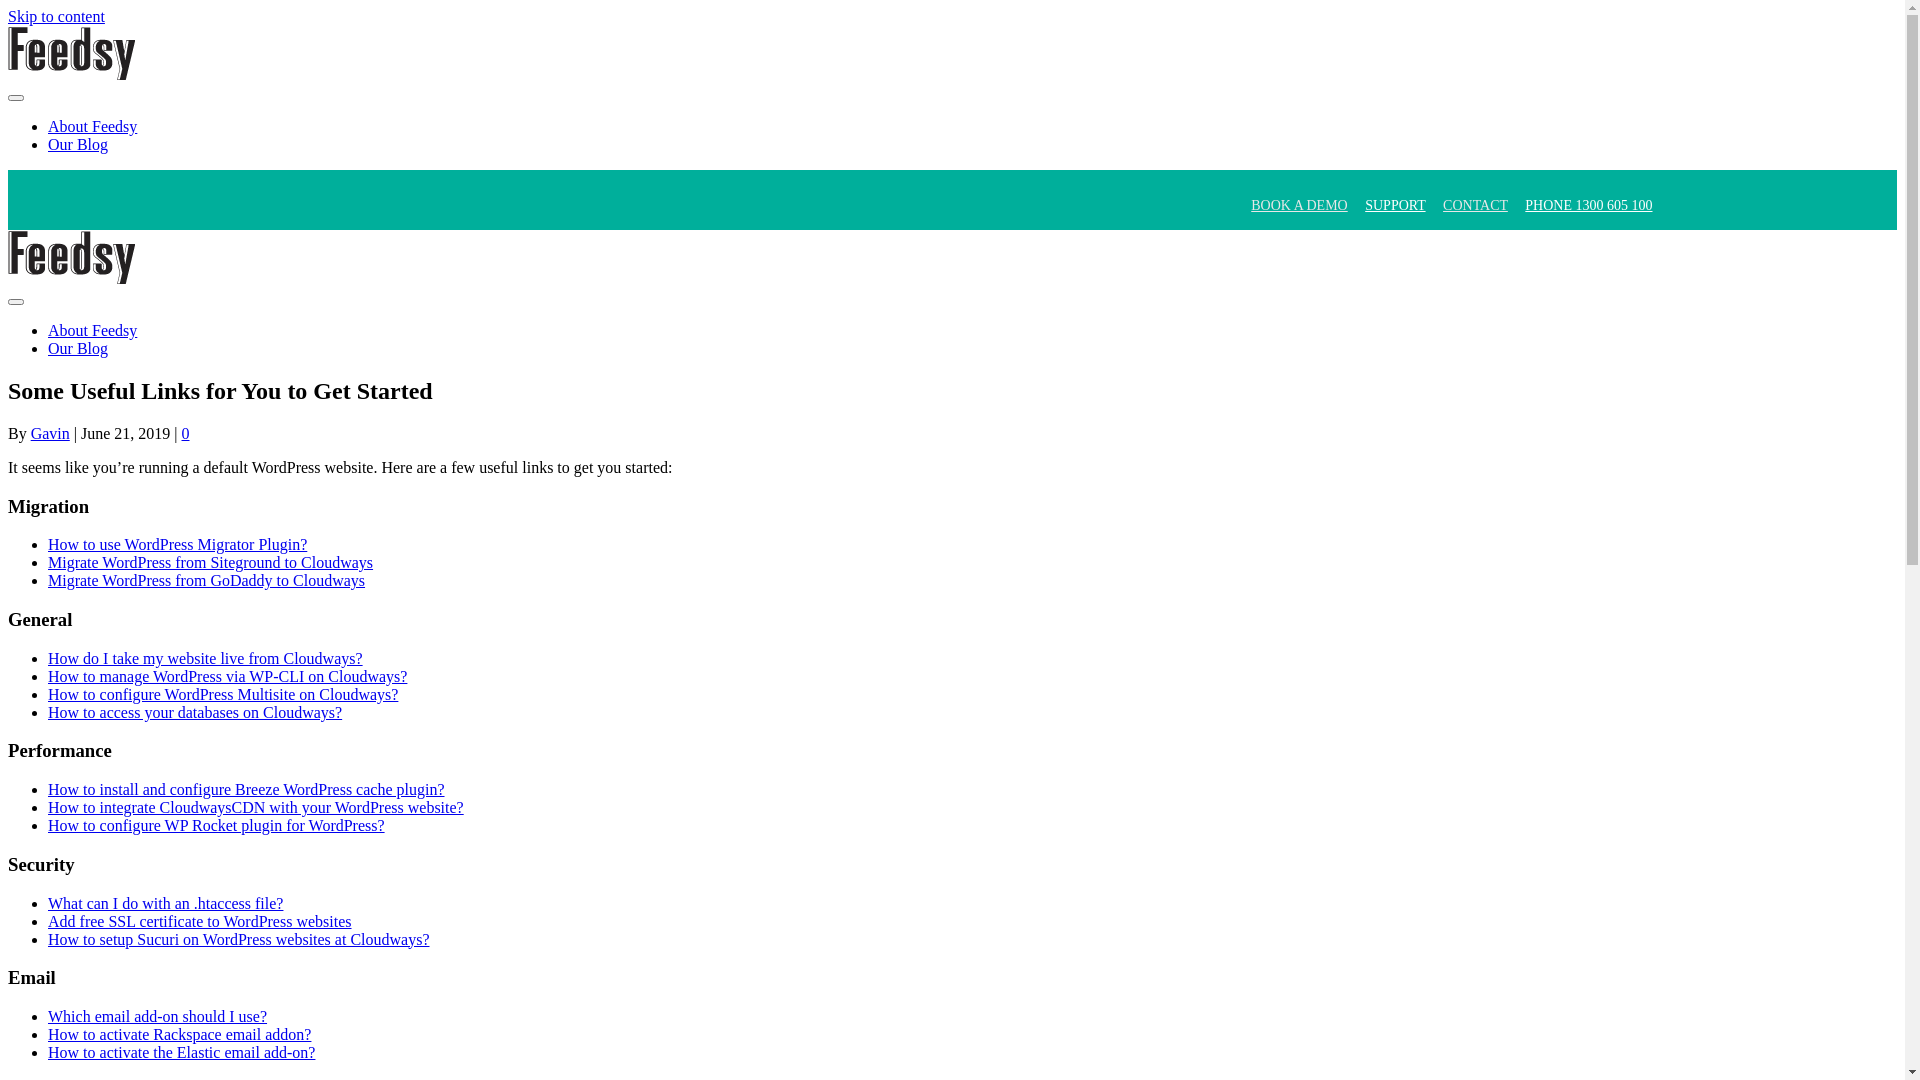 This screenshot has width=1920, height=1080. I want to click on 'Which email add-on should I use?', so click(156, 1016).